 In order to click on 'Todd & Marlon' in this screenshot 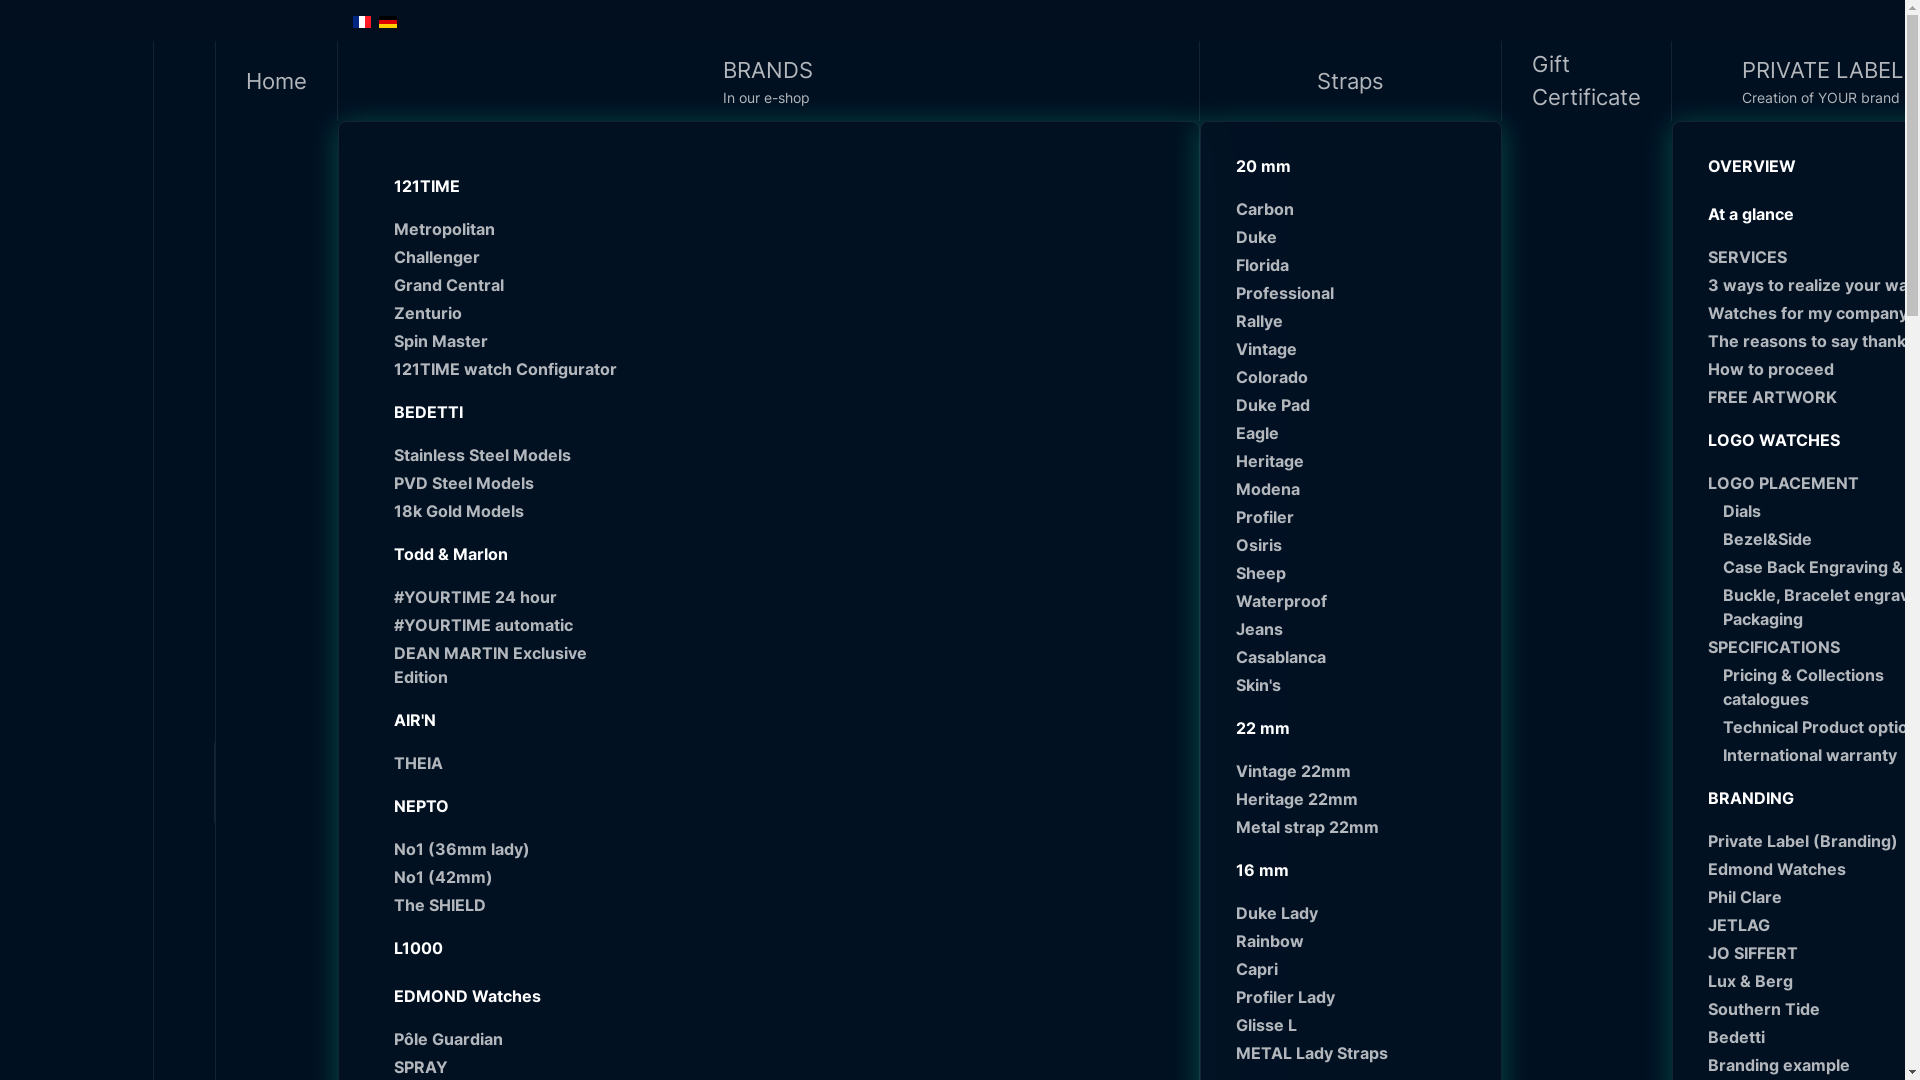, I will do `click(498, 554)`.